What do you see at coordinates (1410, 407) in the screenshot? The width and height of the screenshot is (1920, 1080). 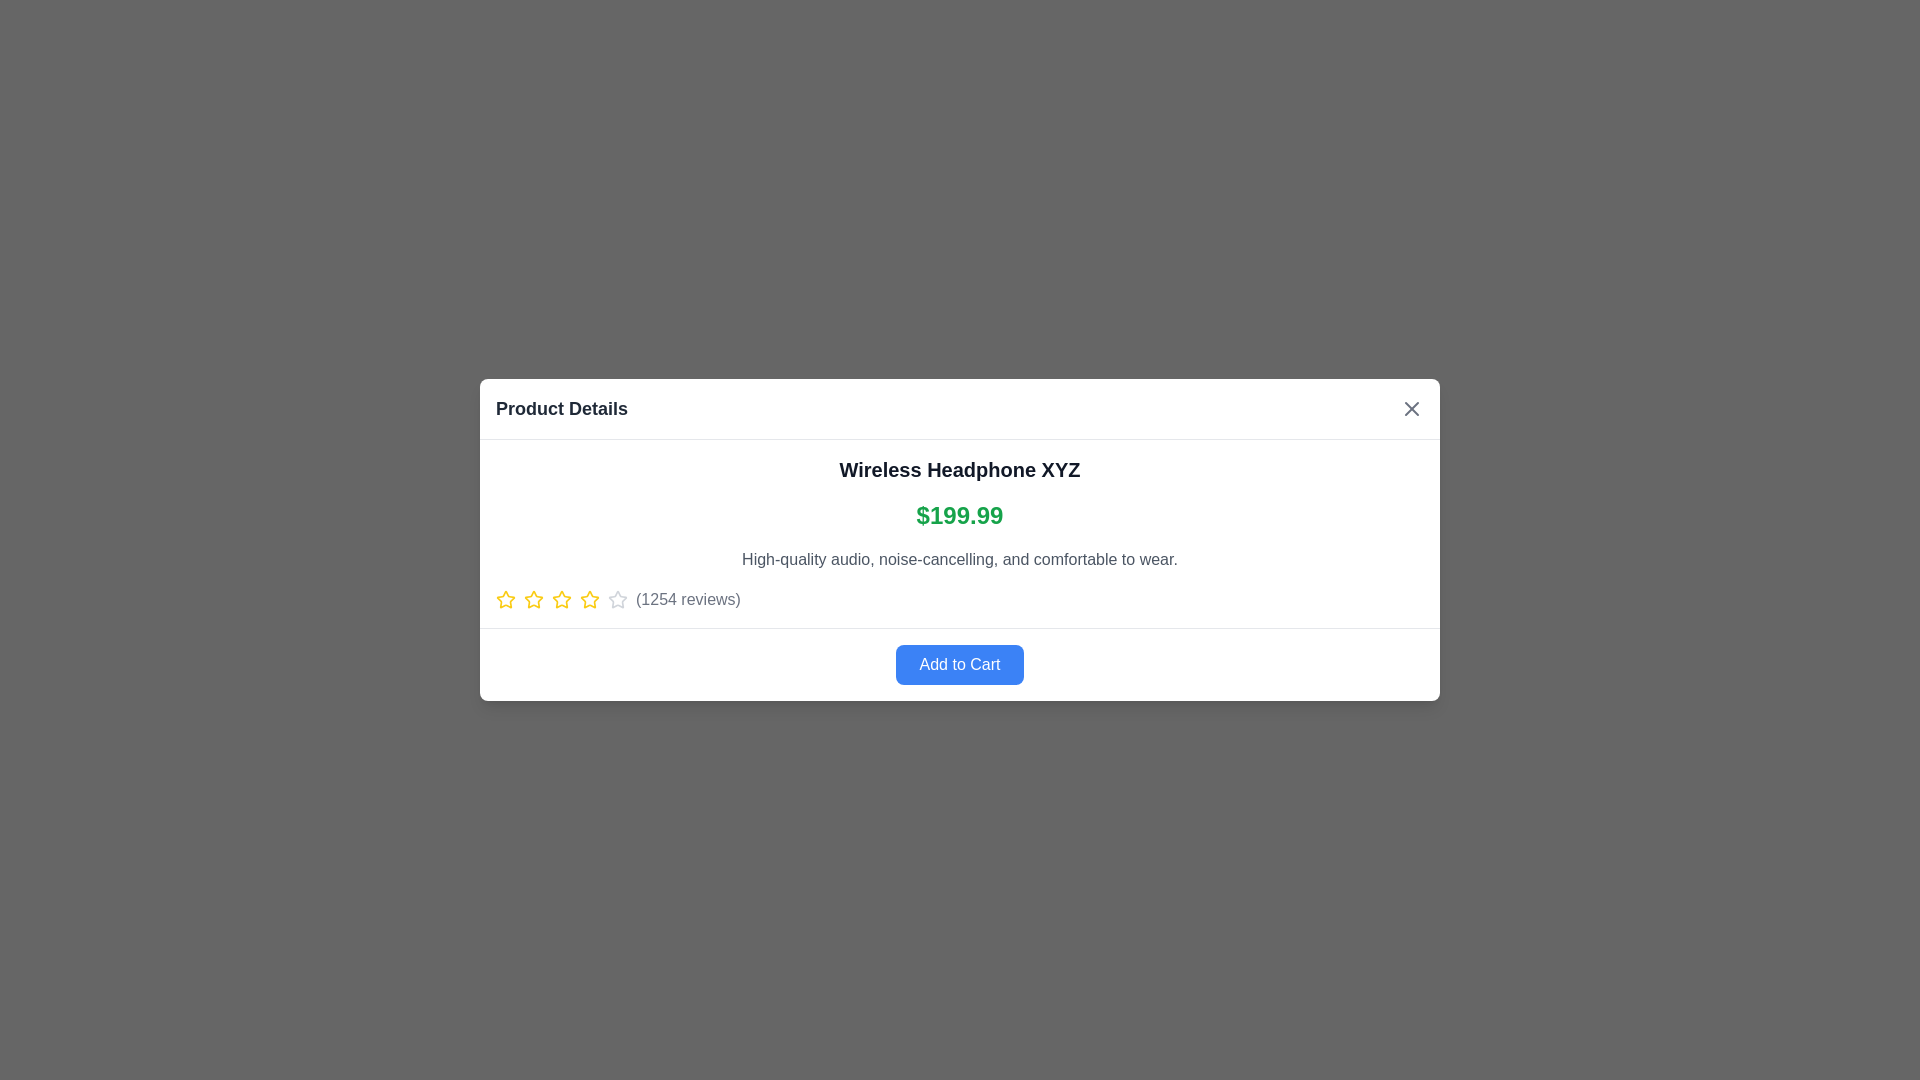 I see `the close button located in the top-right corner of the modal dialog's header section` at bounding box center [1410, 407].